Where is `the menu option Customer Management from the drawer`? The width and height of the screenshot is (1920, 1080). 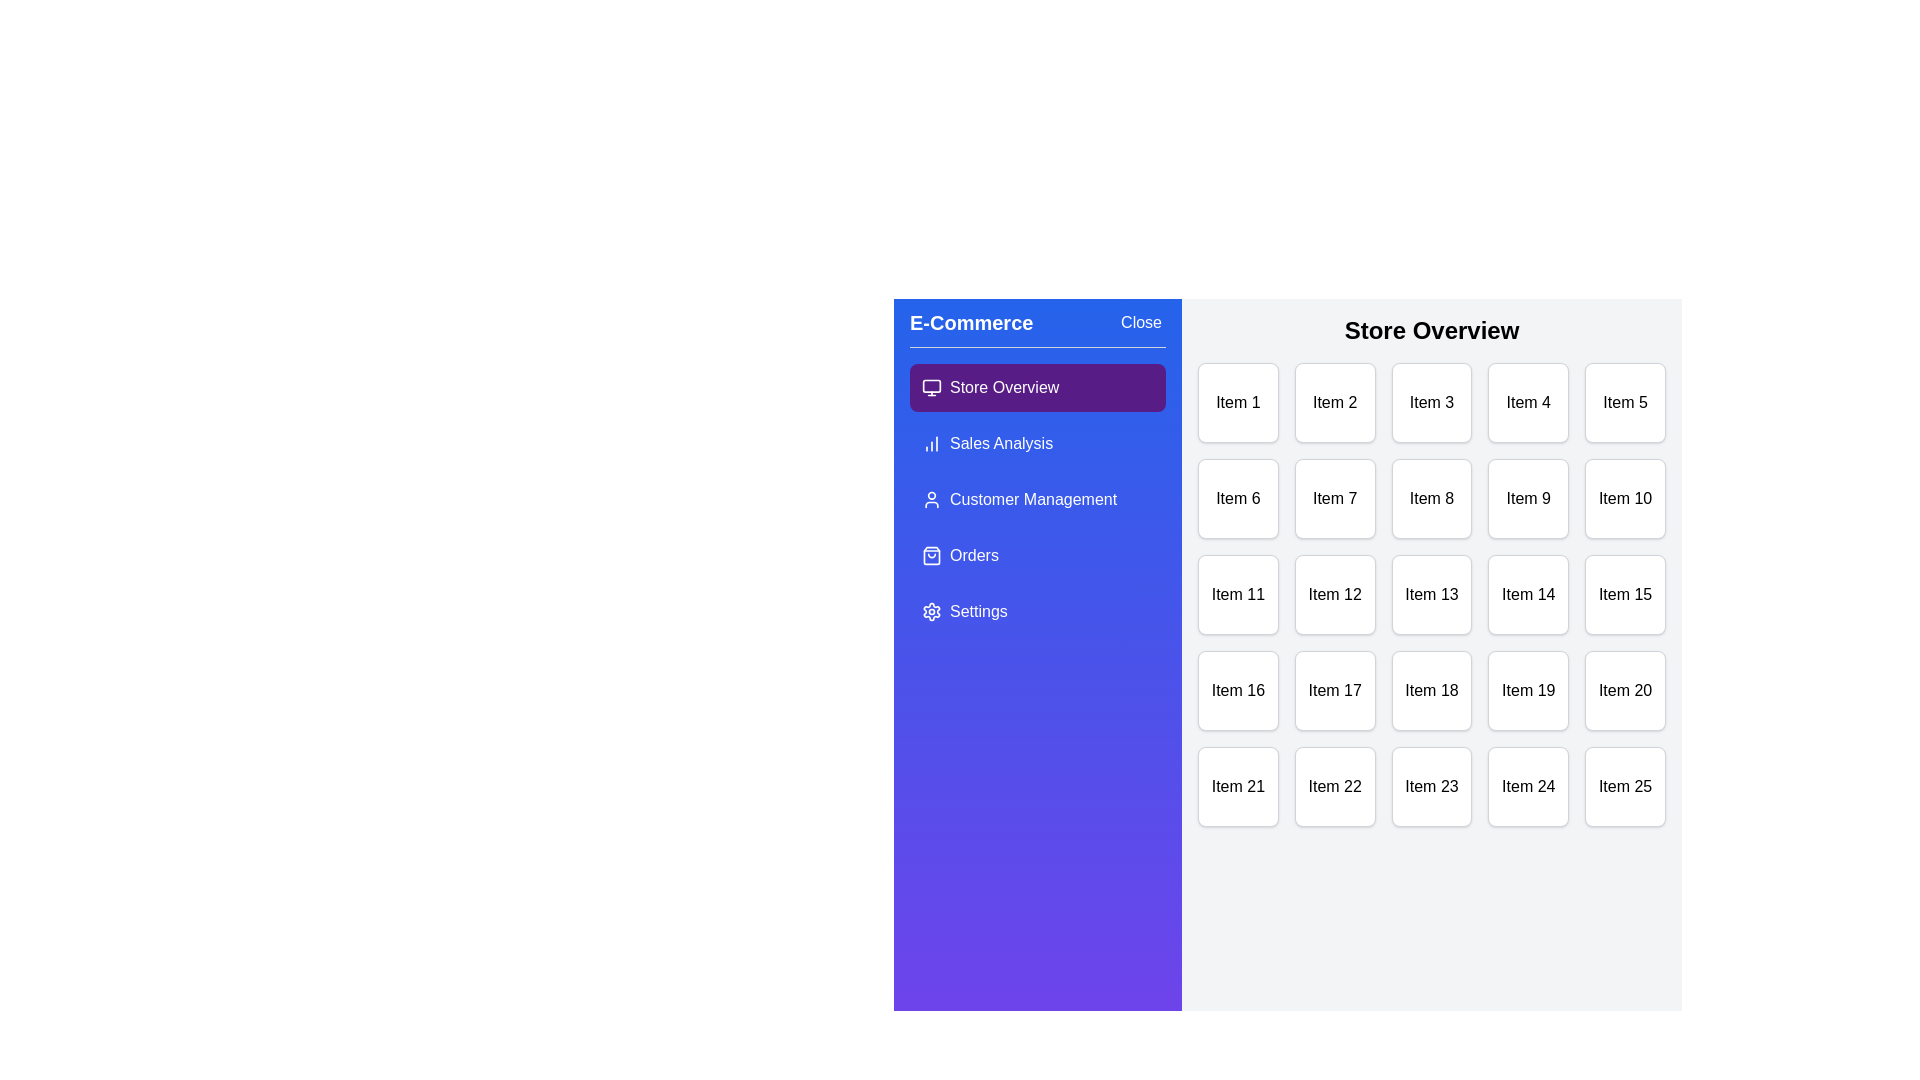 the menu option Customer Management from the drawer is located at coordinates (1037, 499).